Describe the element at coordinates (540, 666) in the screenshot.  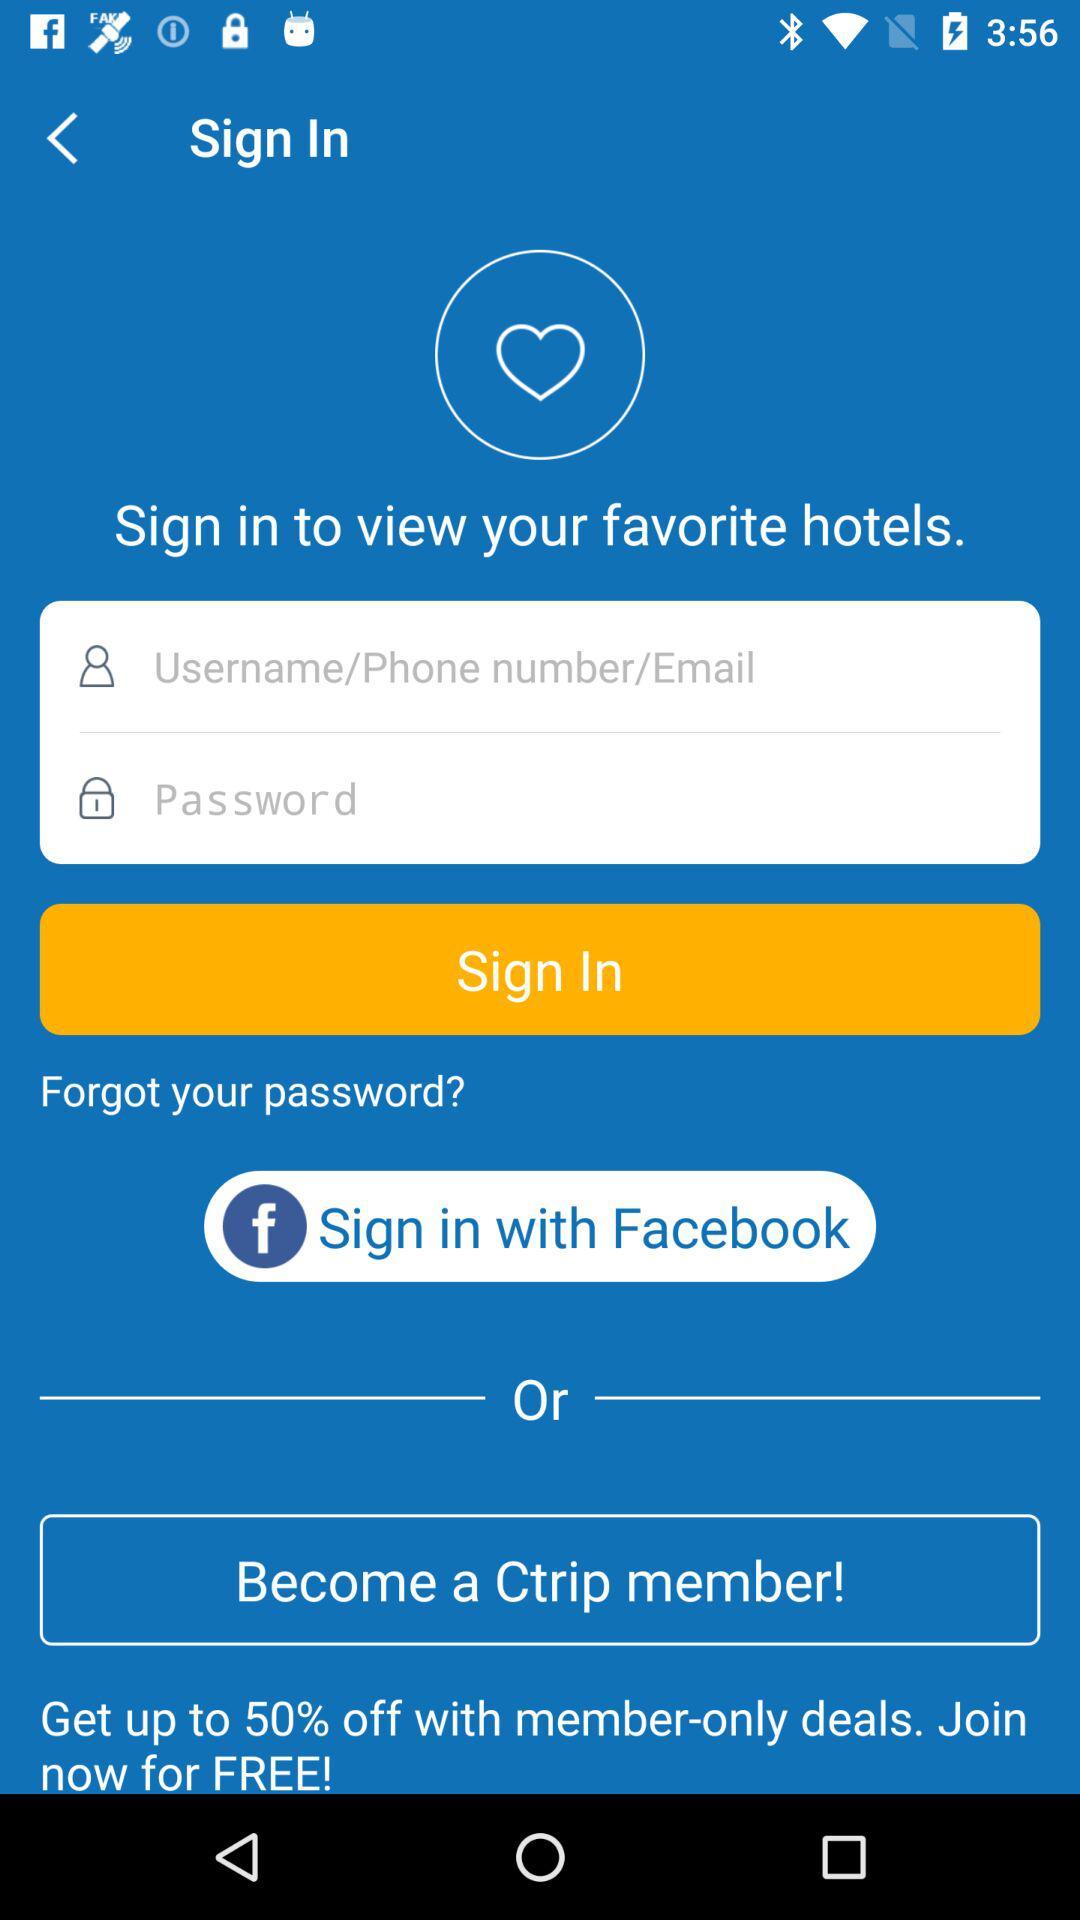
I see `the username` at that location.